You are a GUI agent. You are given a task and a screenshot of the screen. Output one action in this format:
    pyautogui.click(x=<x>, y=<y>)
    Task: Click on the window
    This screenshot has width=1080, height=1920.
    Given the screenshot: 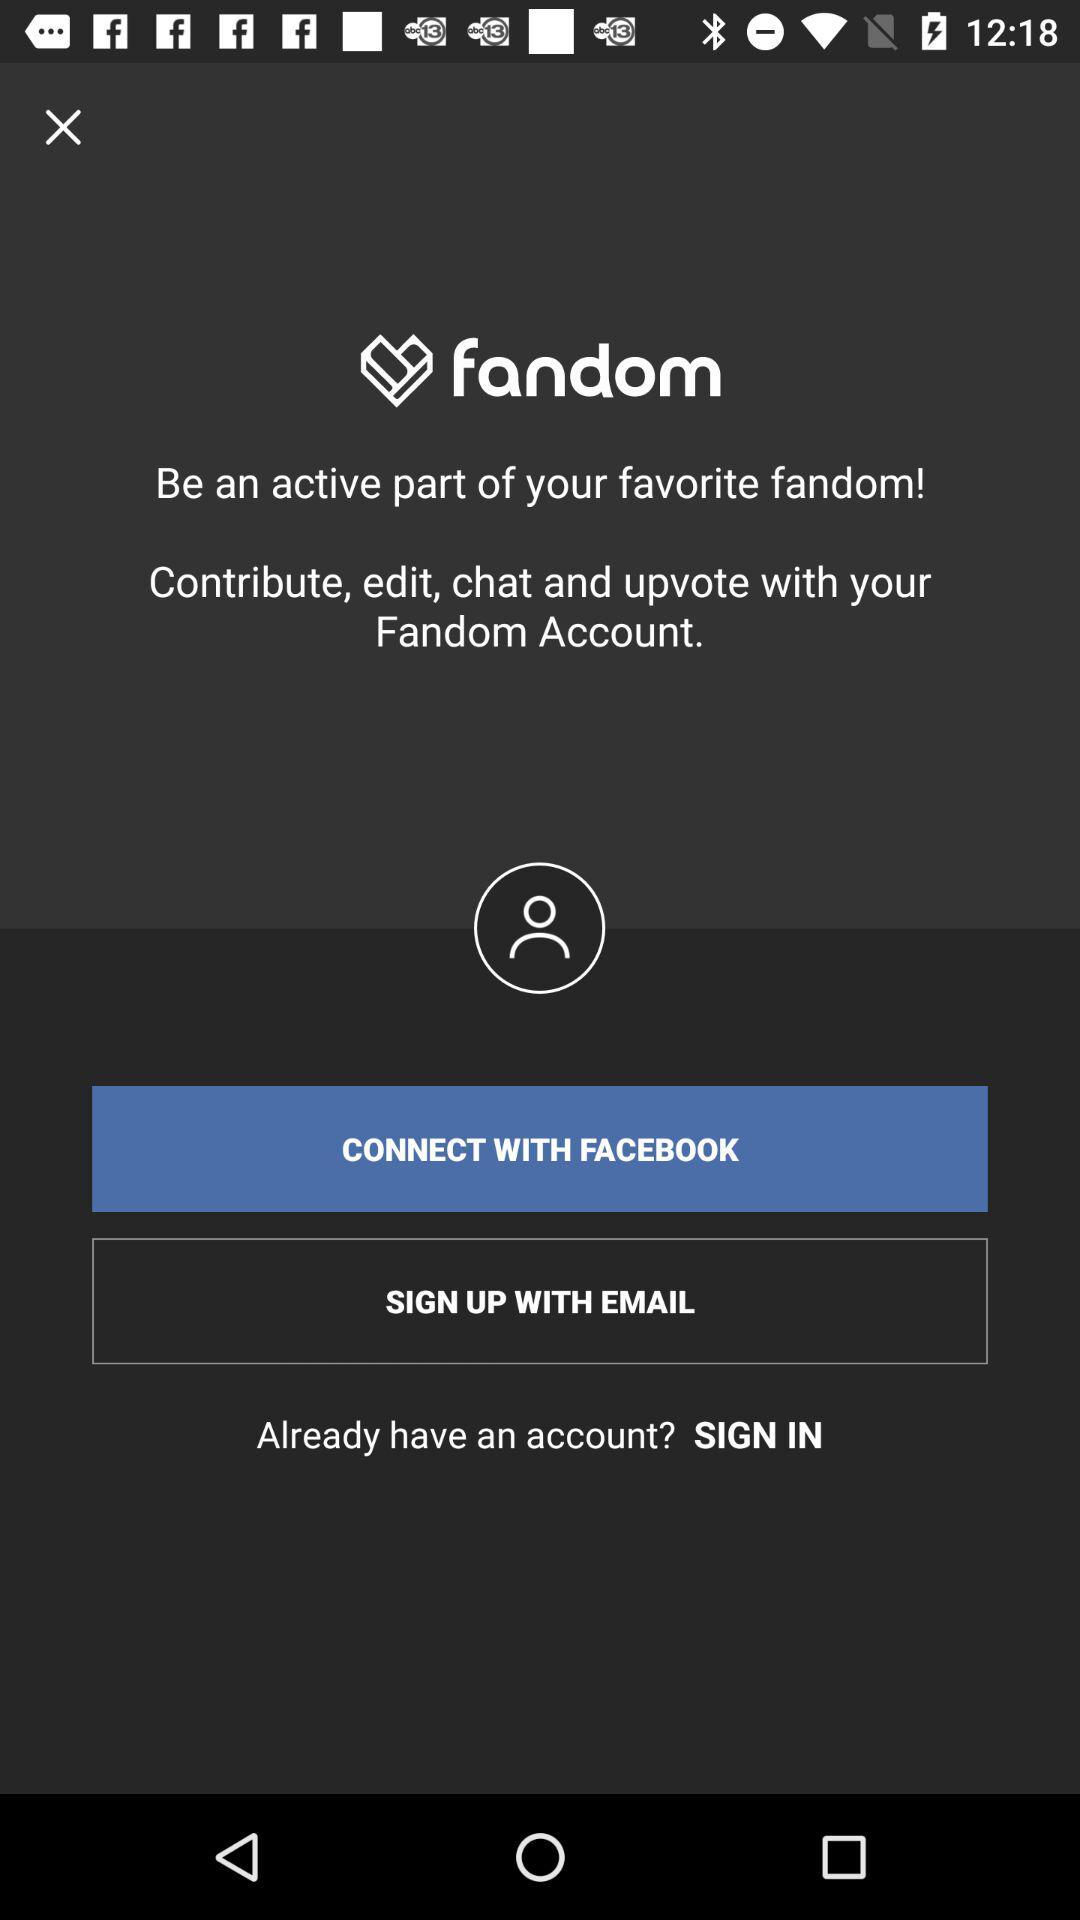 What is the action you would take?
    pyautogui.click(x=62, y=125)
    